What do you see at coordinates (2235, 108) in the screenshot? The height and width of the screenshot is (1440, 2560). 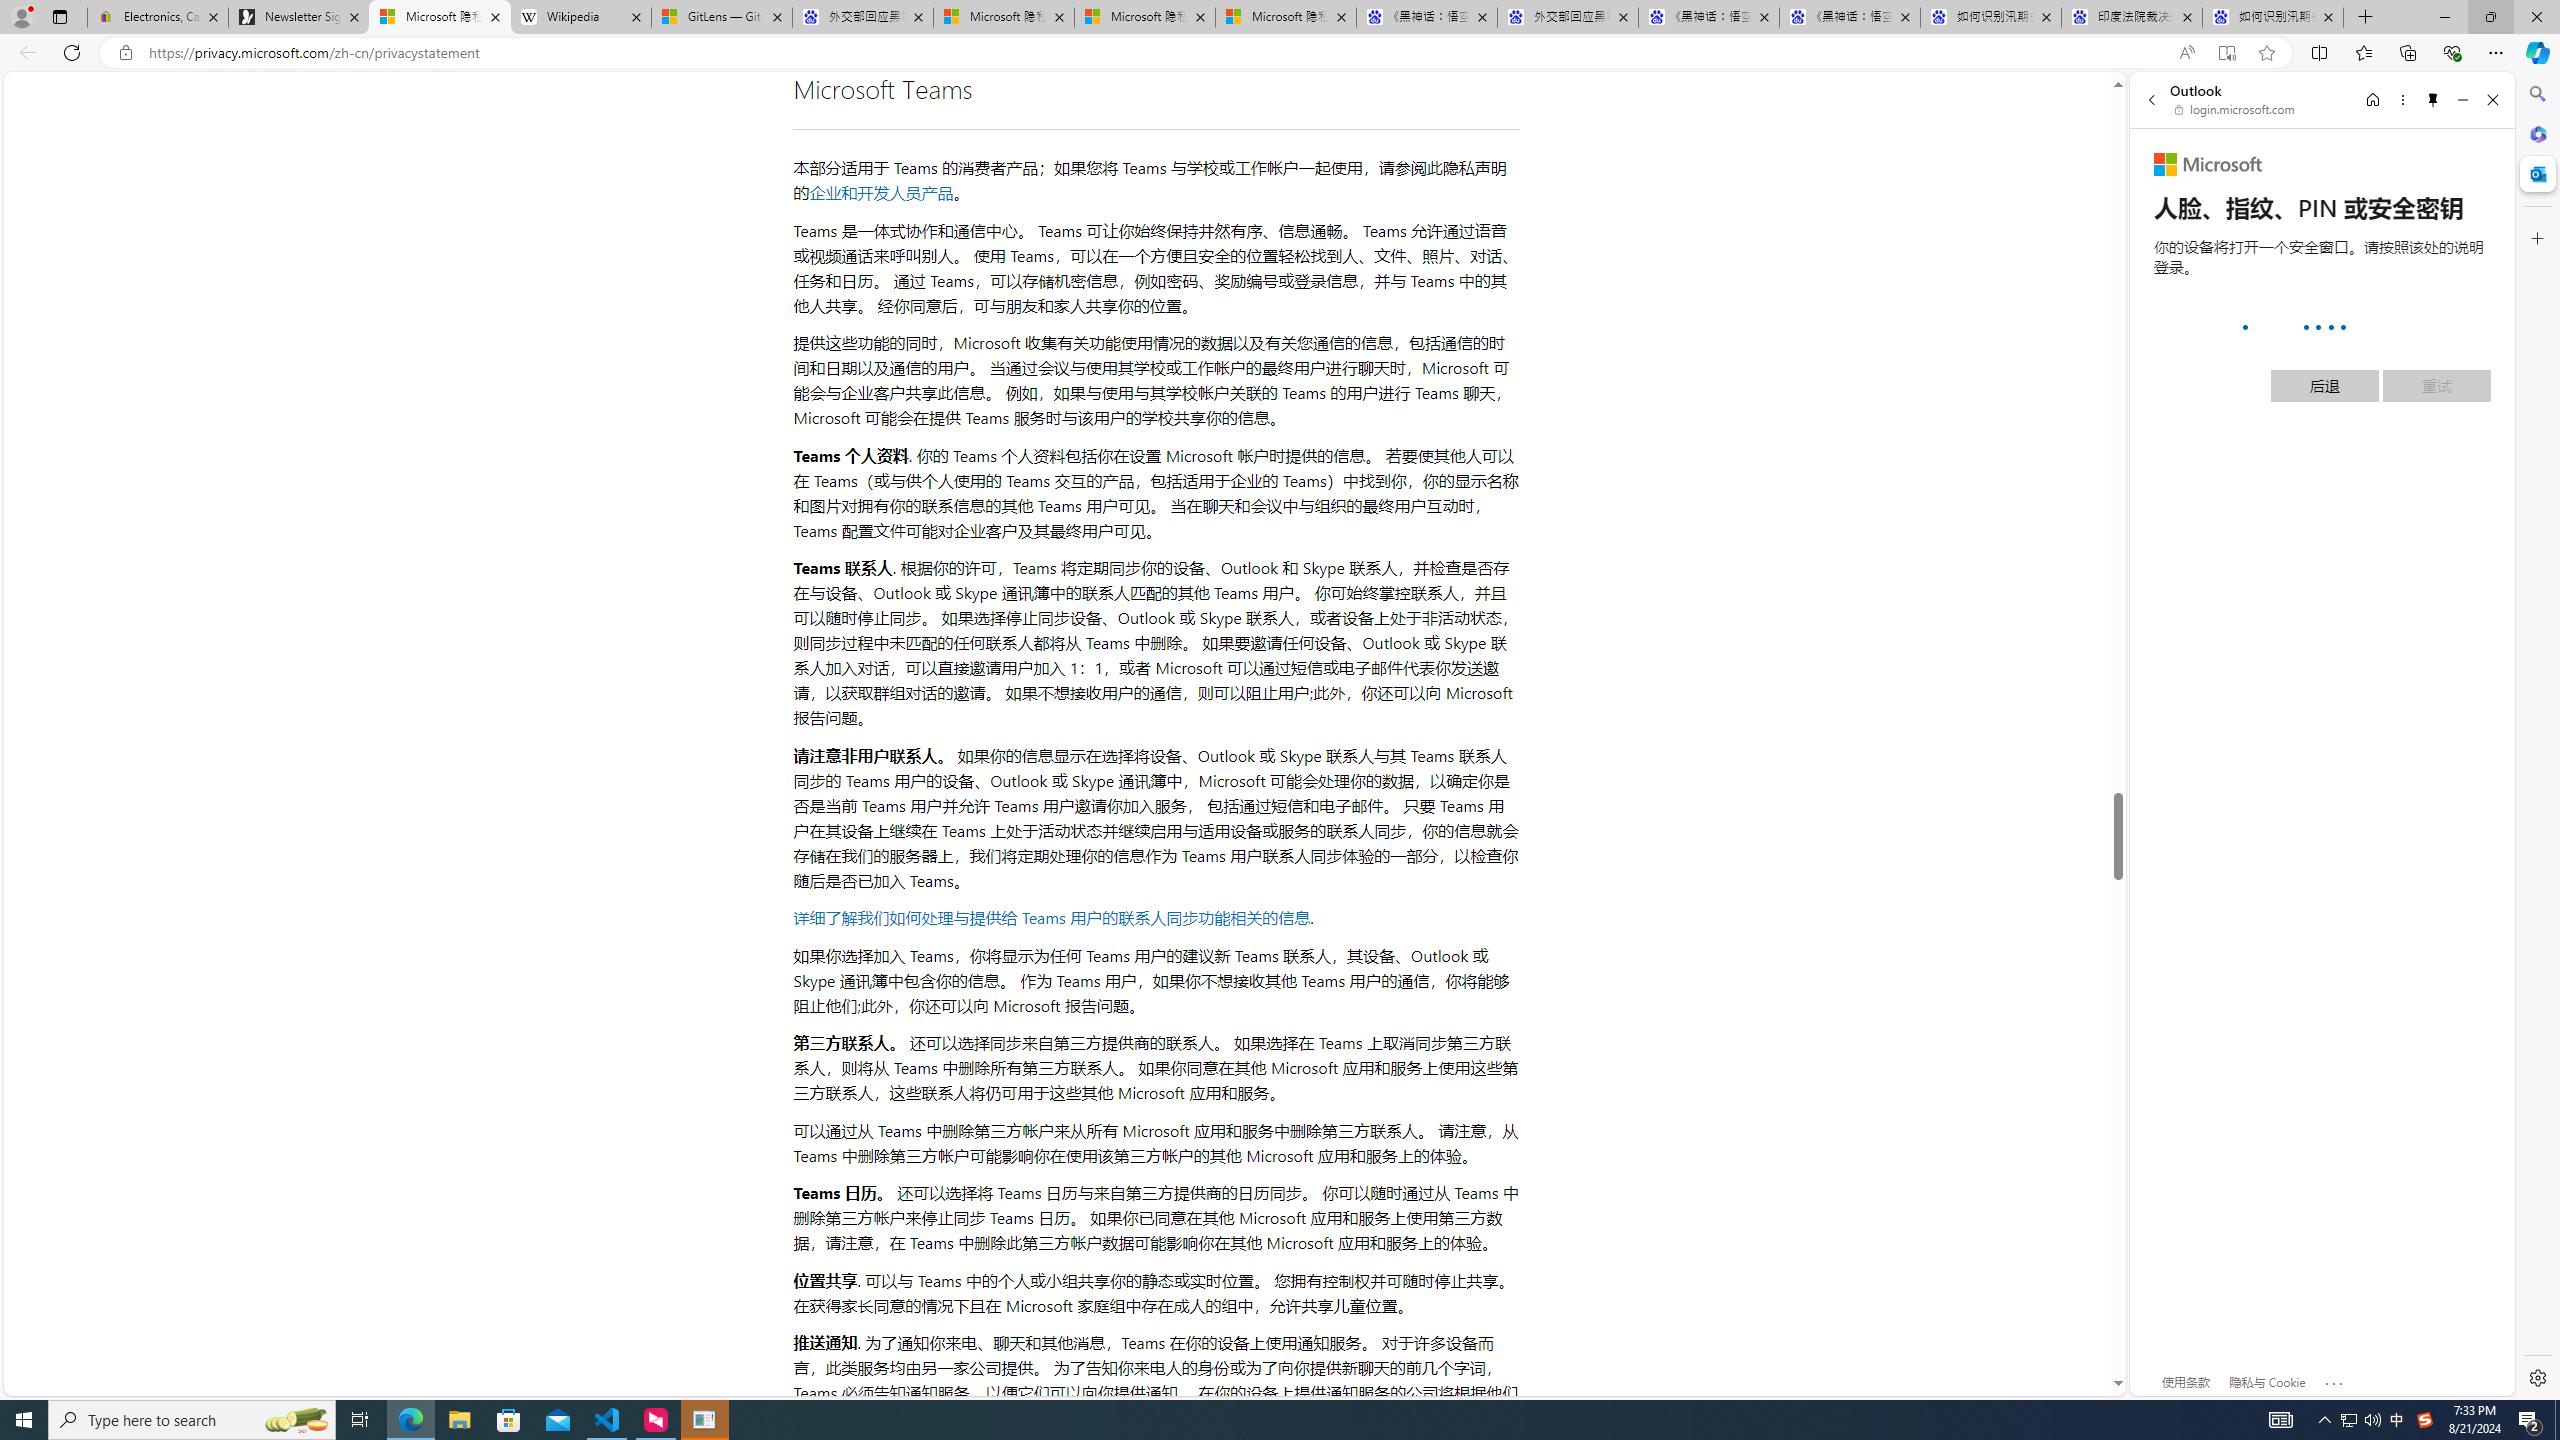 I see `'login.microsoft.com'` at bounding box center [2235, 108].